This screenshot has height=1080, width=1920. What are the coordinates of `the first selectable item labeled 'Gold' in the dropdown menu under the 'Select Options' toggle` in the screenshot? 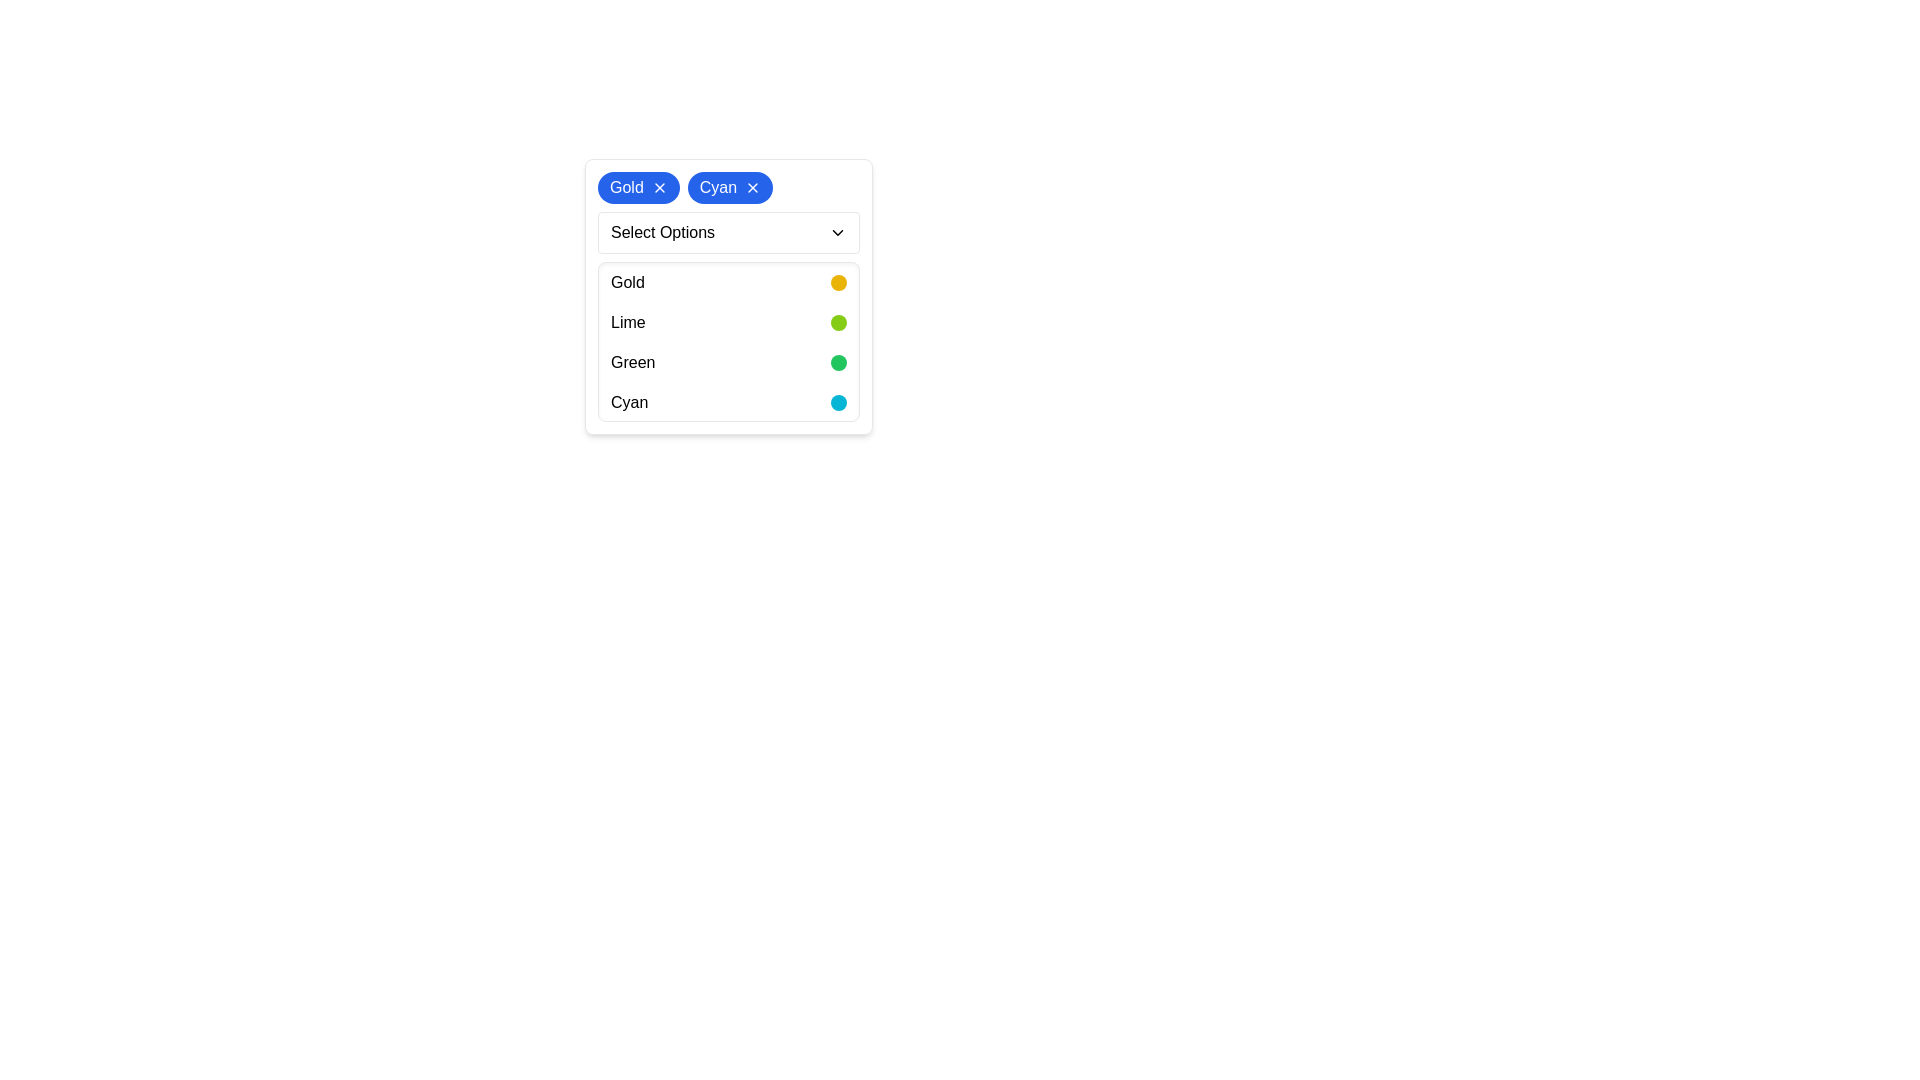 It's located at (728, 297).